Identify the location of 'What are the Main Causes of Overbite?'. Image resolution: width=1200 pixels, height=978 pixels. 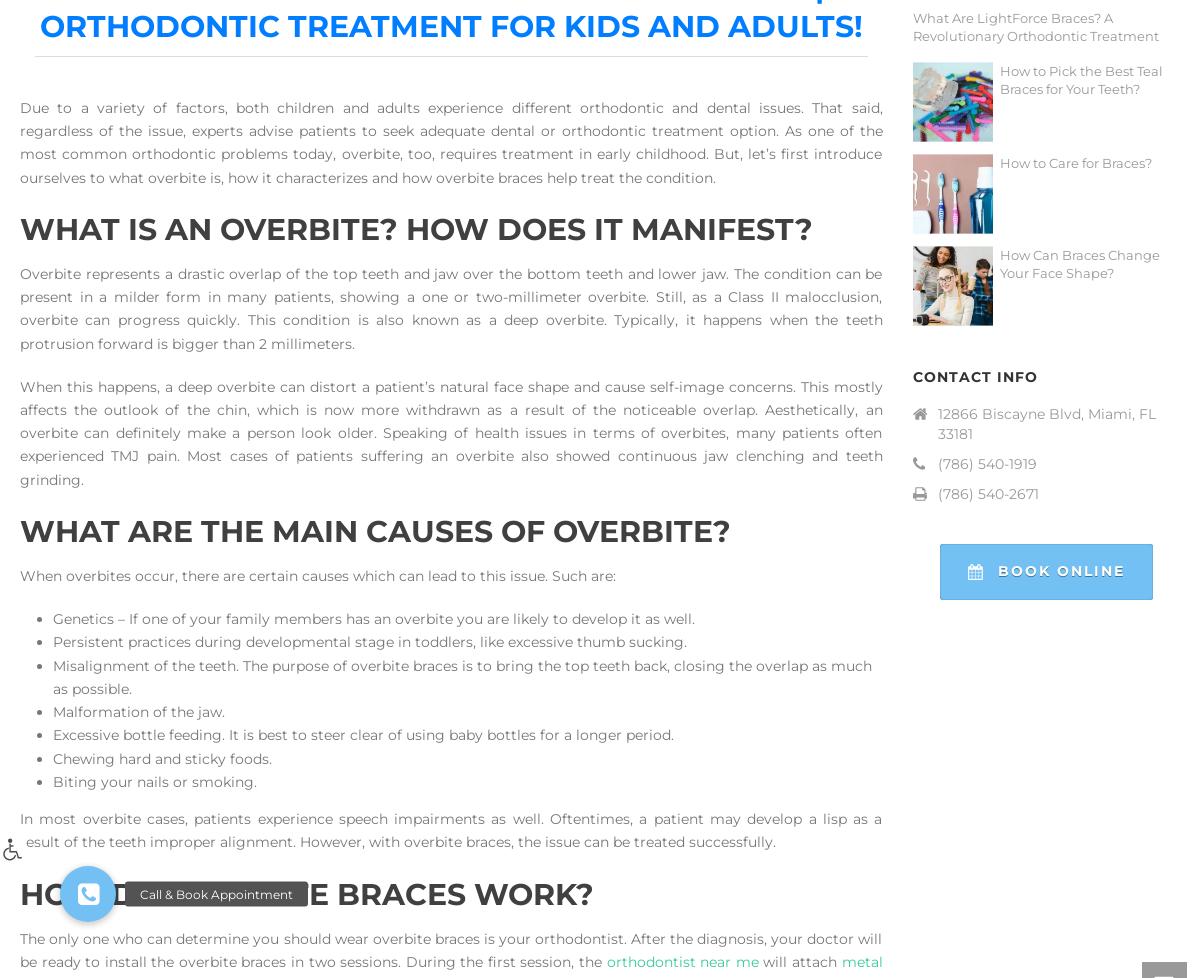
(375, 530).